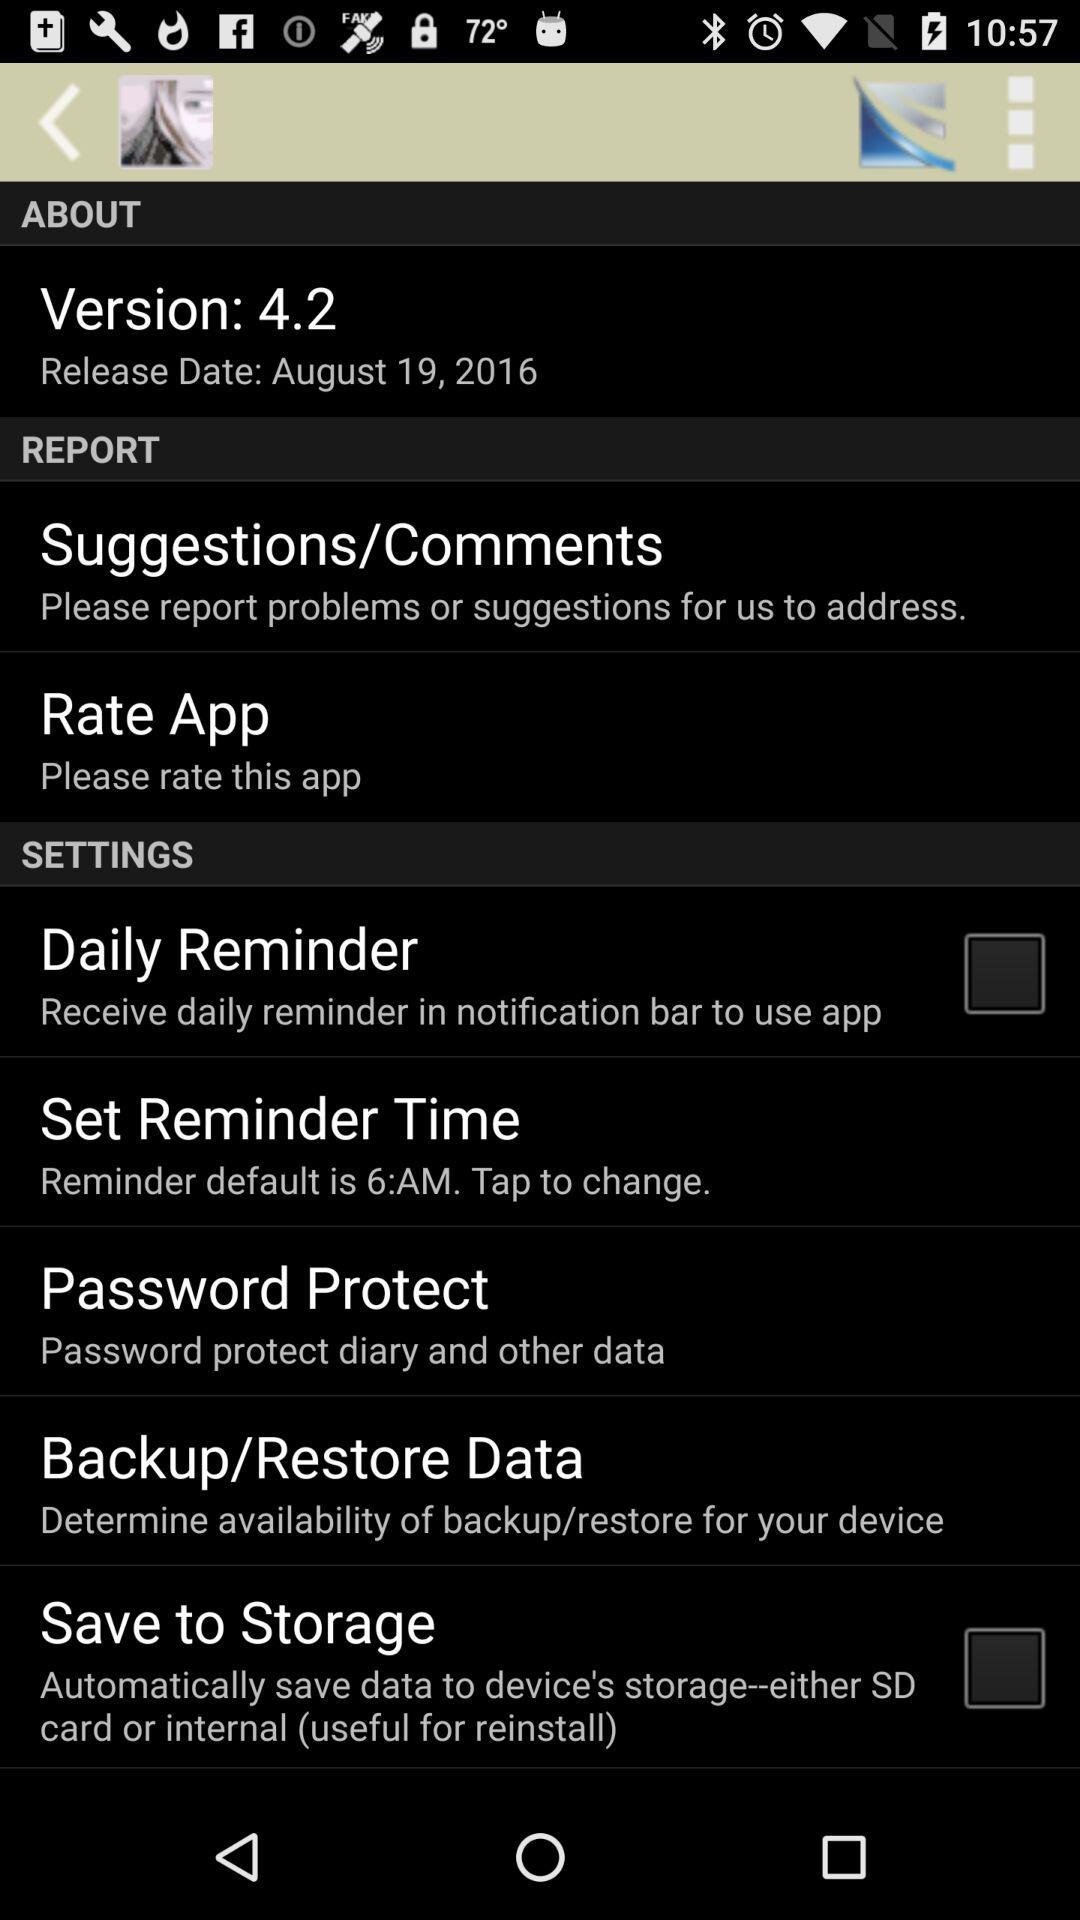 The height and width of the screenshot is (1920, 1080). What do you see at coordinates (540, 854) in the screenshot?
I see `the icon above daily reminder` at bounding box center [540, 854].